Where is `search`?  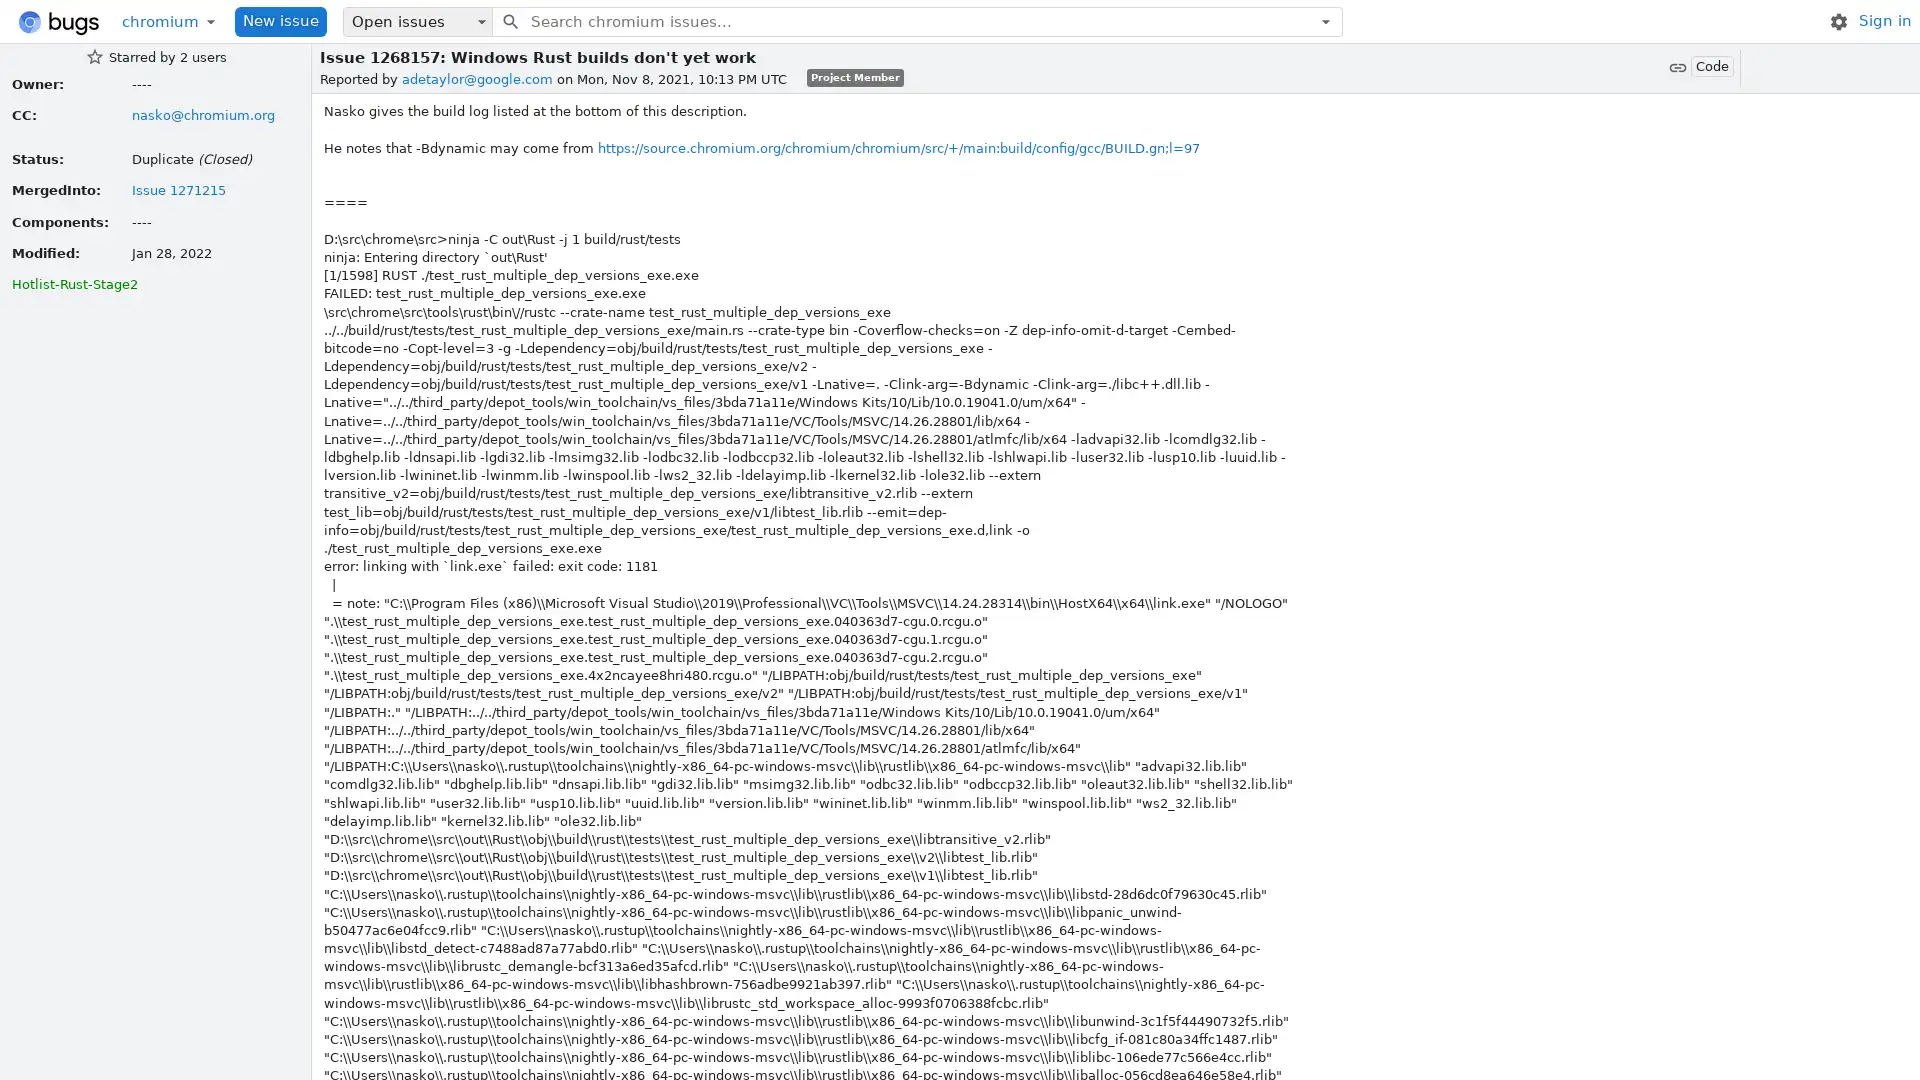 search is located at coordinates (509, 20).